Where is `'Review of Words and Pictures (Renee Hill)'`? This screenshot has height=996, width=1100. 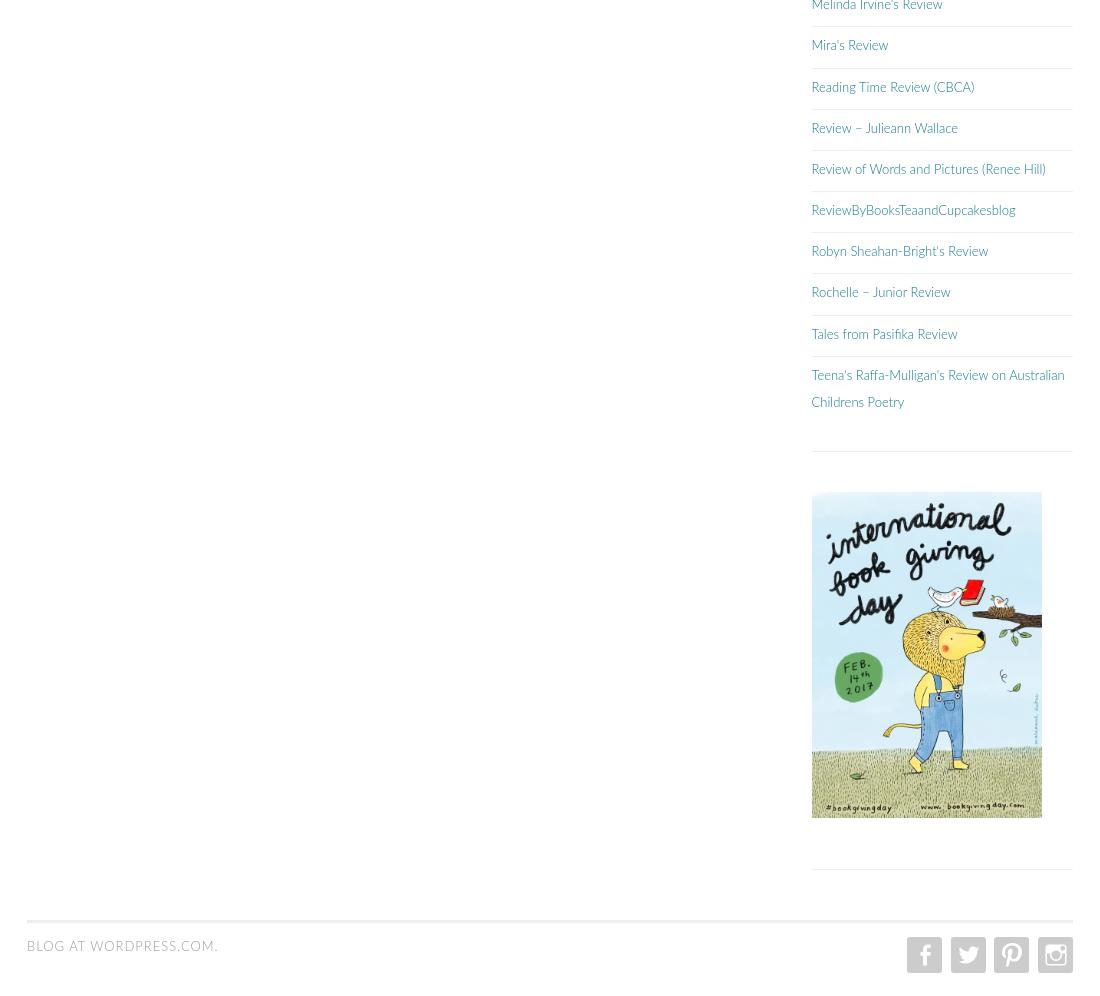 'Review of Words and Pictures (Renee Hill)' is located at coordinates (811, 169).